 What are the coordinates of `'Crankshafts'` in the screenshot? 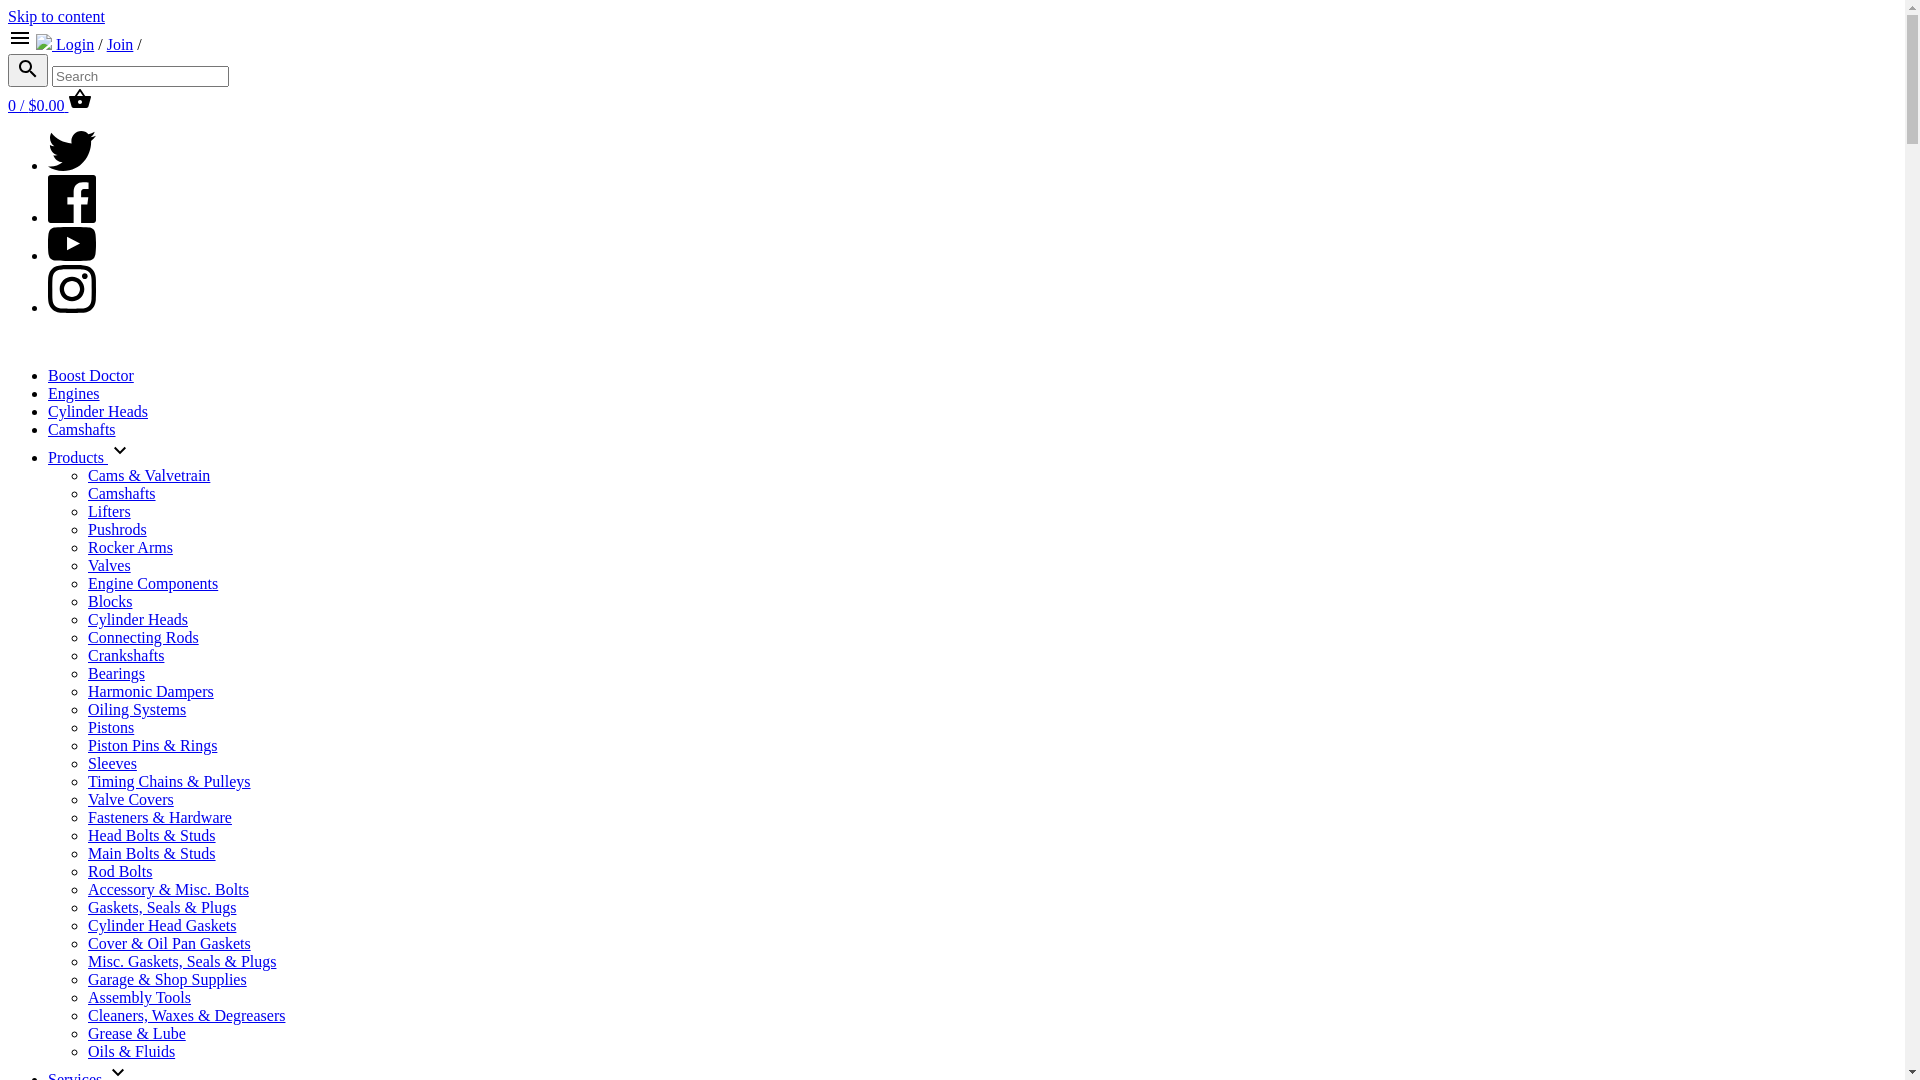 It's located at (124, 655).